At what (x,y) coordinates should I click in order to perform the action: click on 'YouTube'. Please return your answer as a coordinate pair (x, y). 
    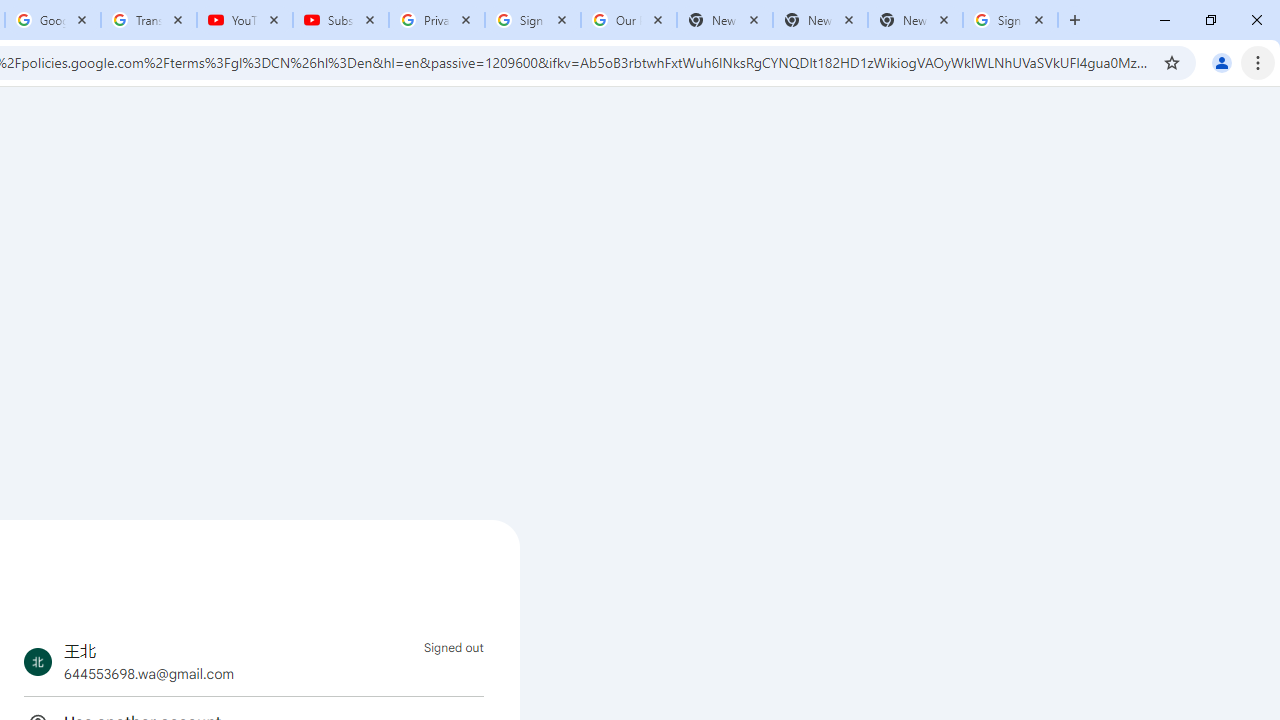
    Looking at the image, I should click on (244, 20).